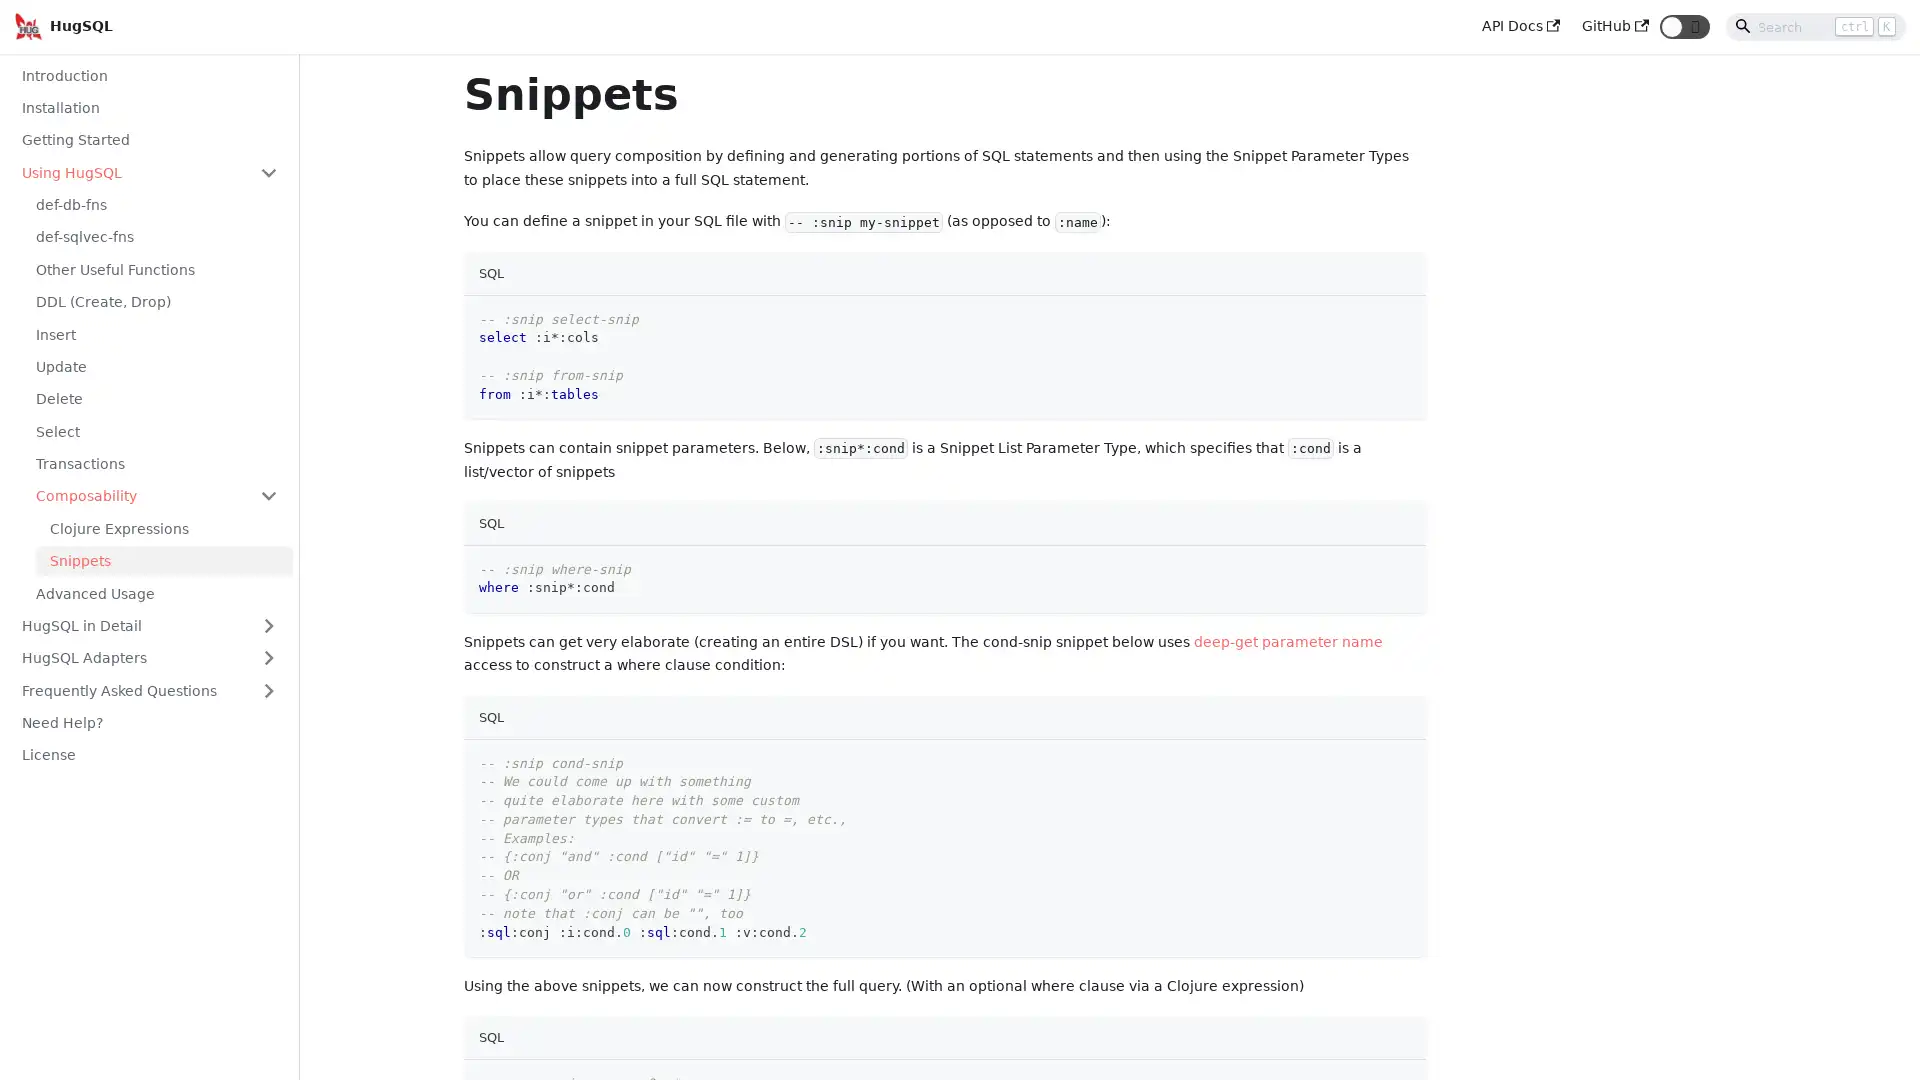  What do you see at coordinates (1393, 315) in the screenshot?
I see `Copy code to clipboard` at bounding box center [1393, 315].